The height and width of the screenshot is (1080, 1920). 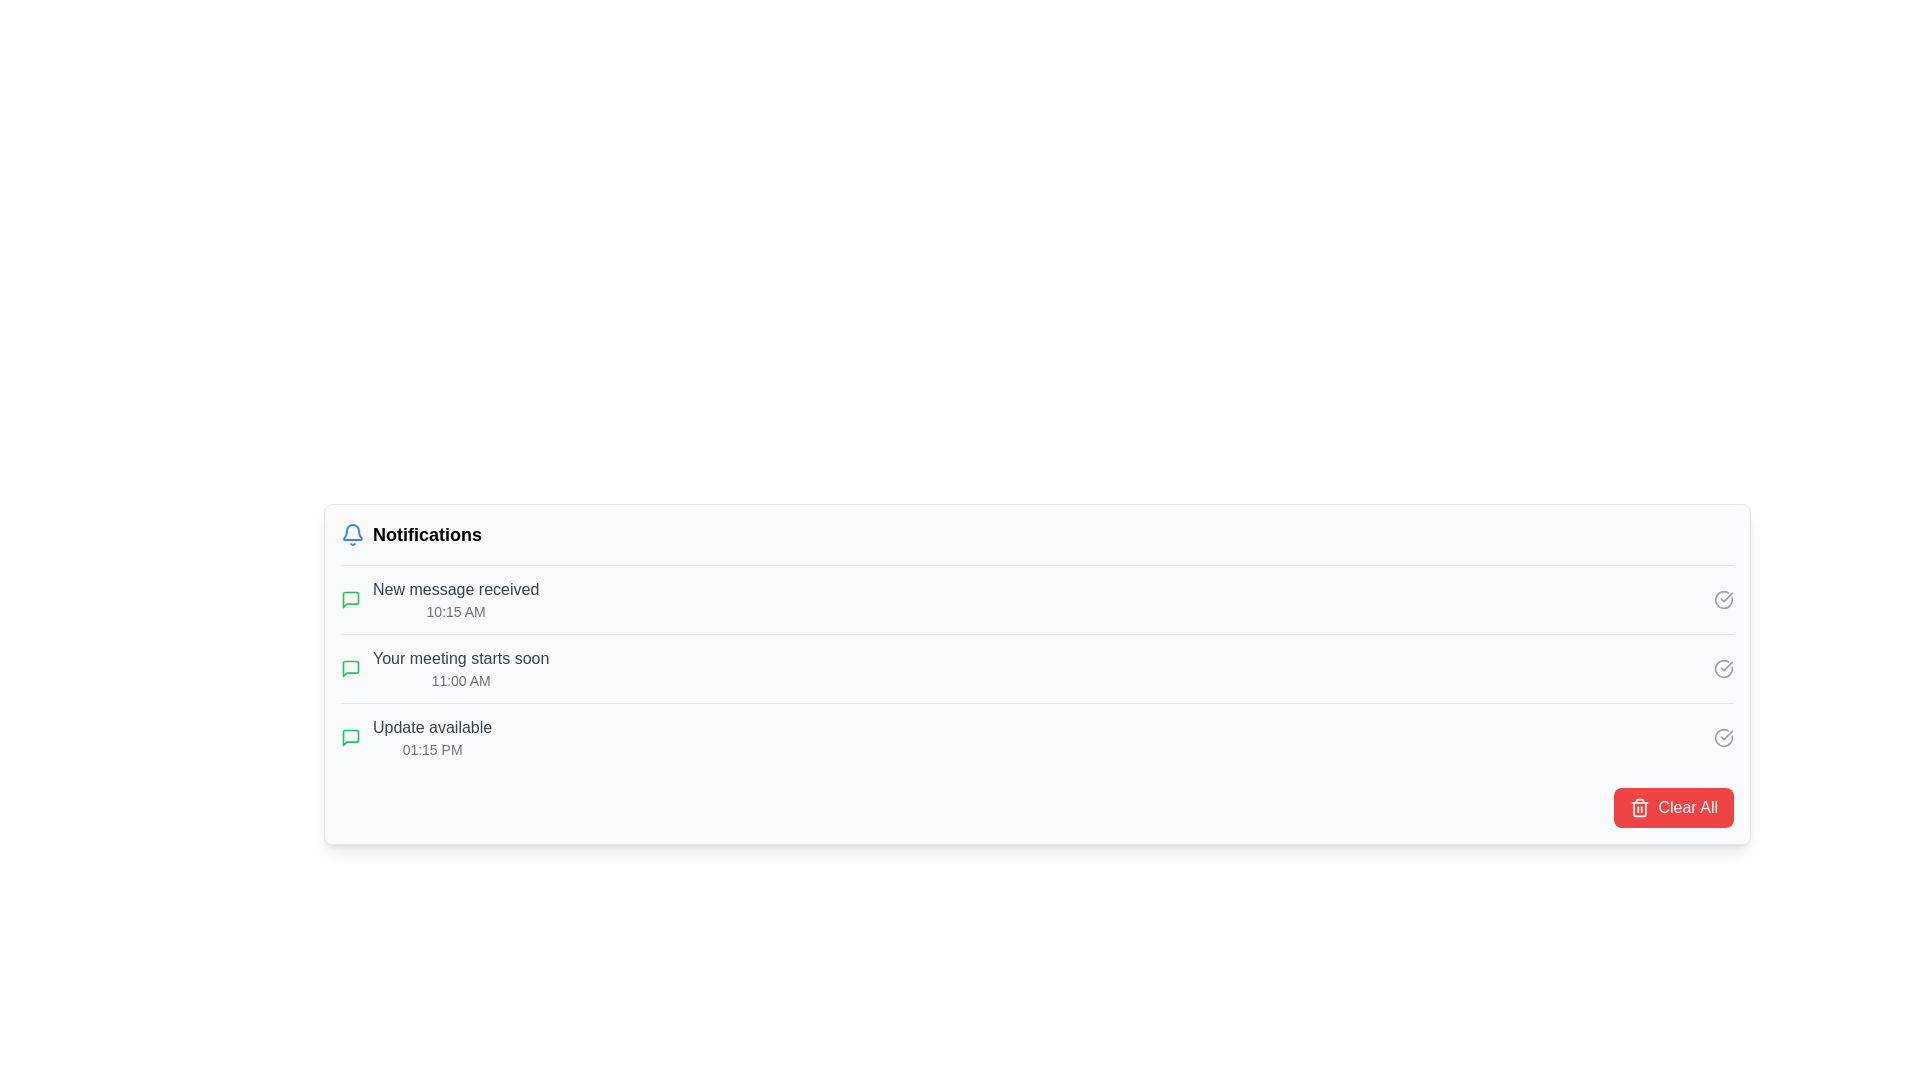 What do you see at coordinates (350, 599) in the screenshot?
I see `the green notification icon located to the left of the text 'Your meeting starts soon', which is the second item in the notifications list` at bounding box center [350, 599].